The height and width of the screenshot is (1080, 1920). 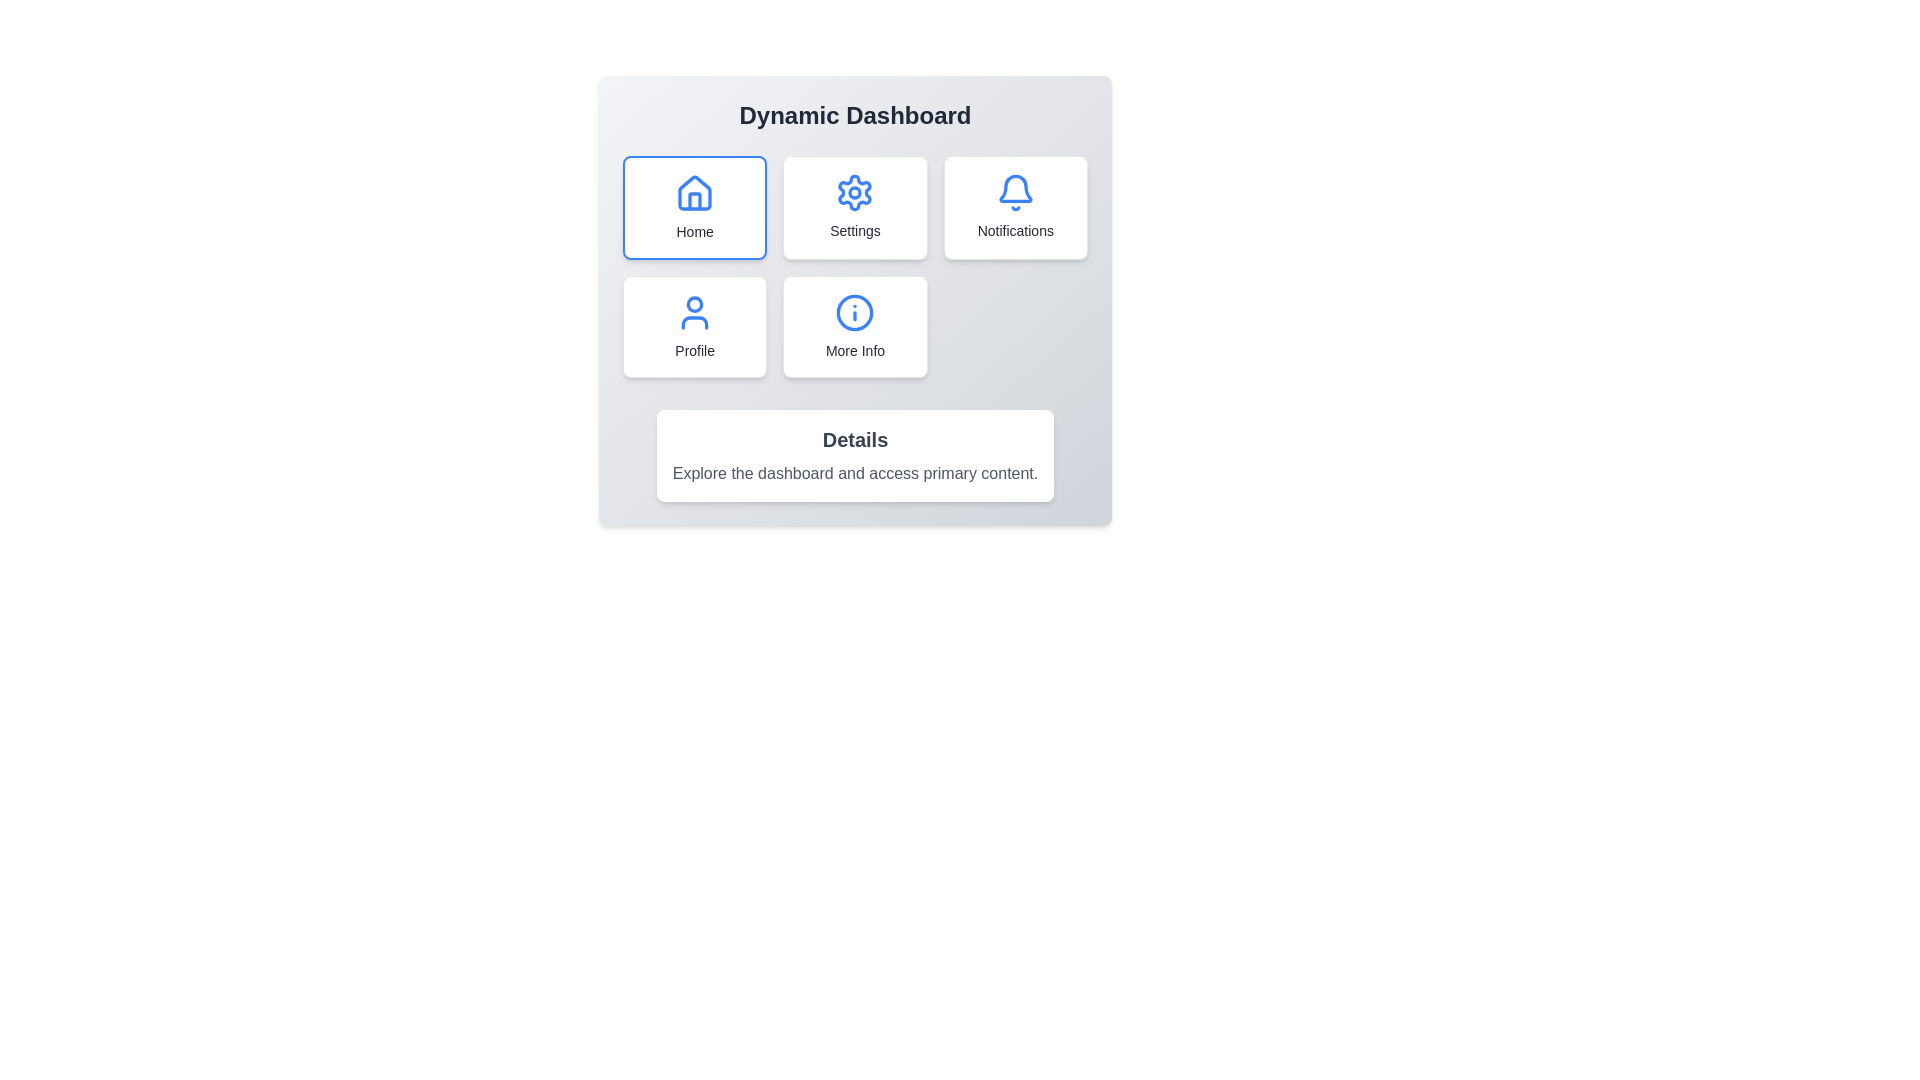 I want to click on text displayed in medium gray font saying 'Explore the dashboard and access primary content.' located directly below the title 'Details' within a white card panel, so click(x=855, y=474).